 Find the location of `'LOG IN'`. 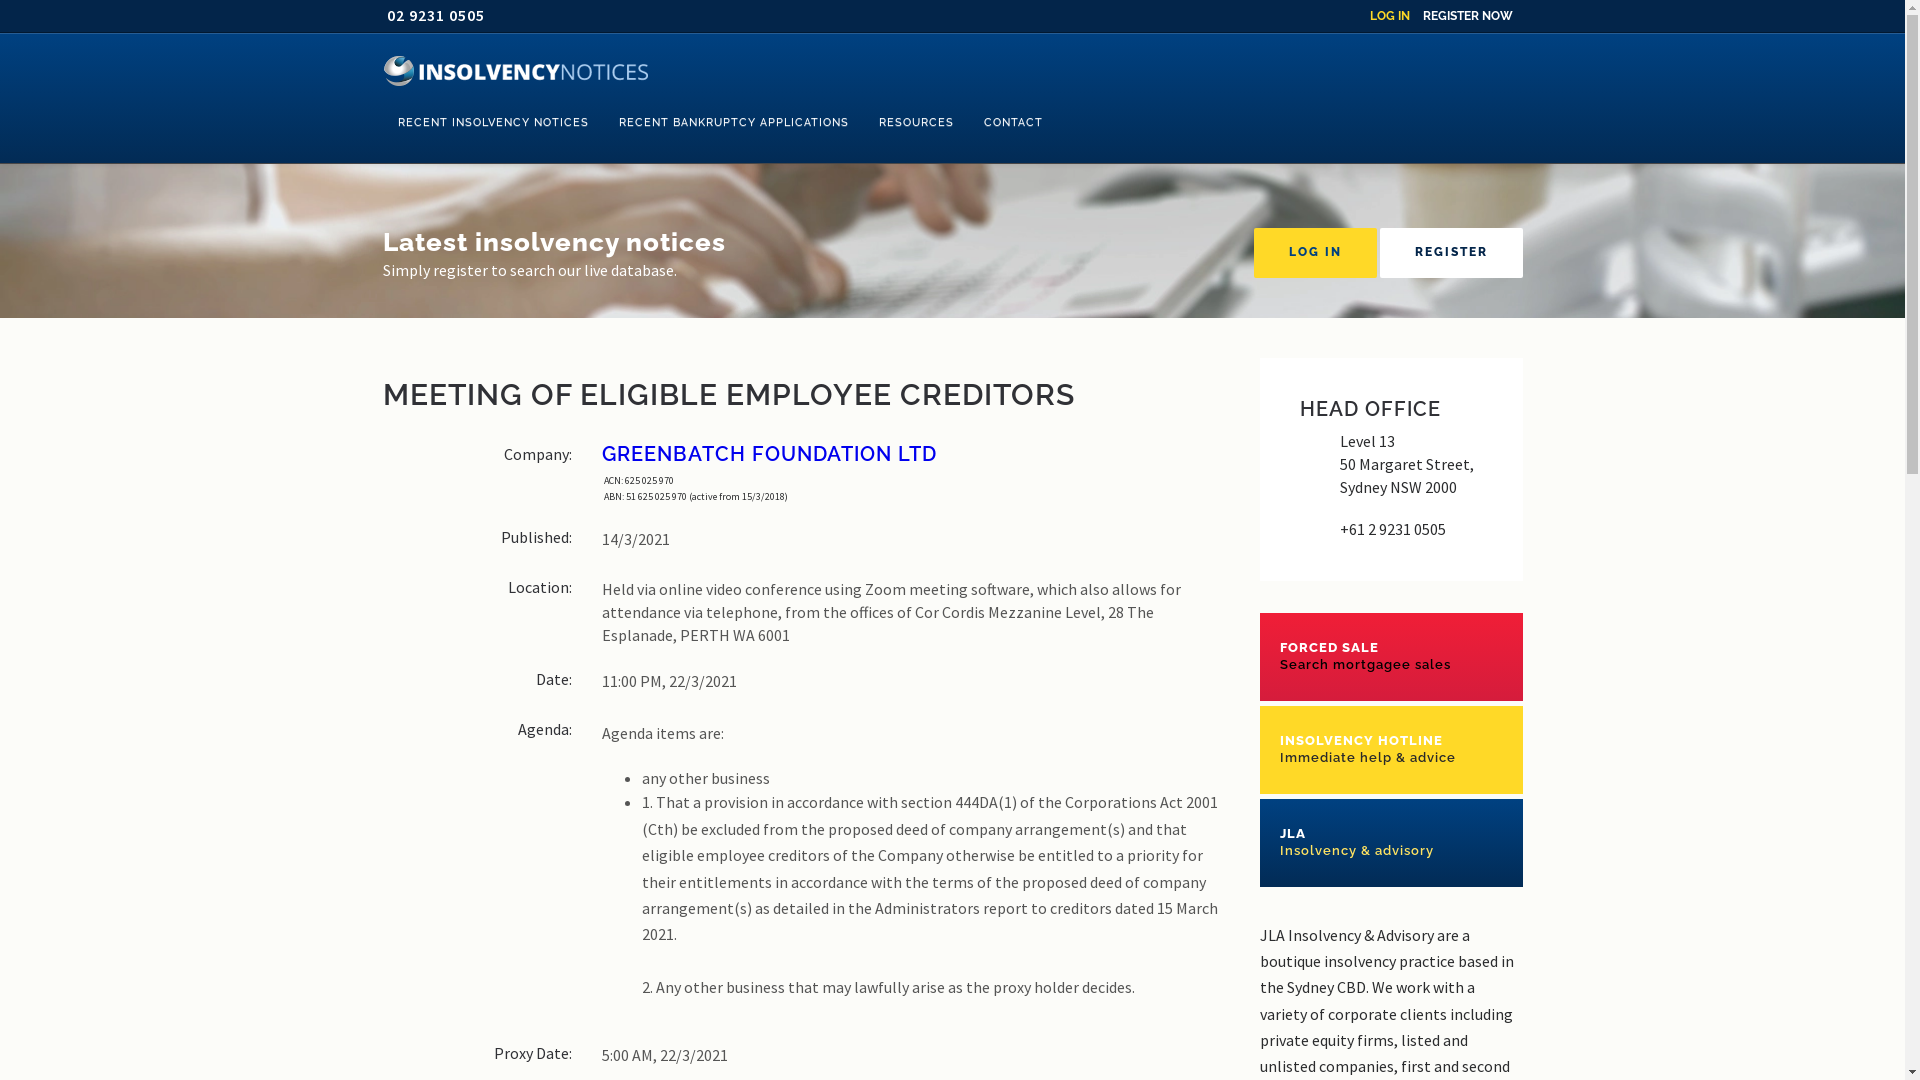

'LOG IN' is located at coordinates (1315, 252).